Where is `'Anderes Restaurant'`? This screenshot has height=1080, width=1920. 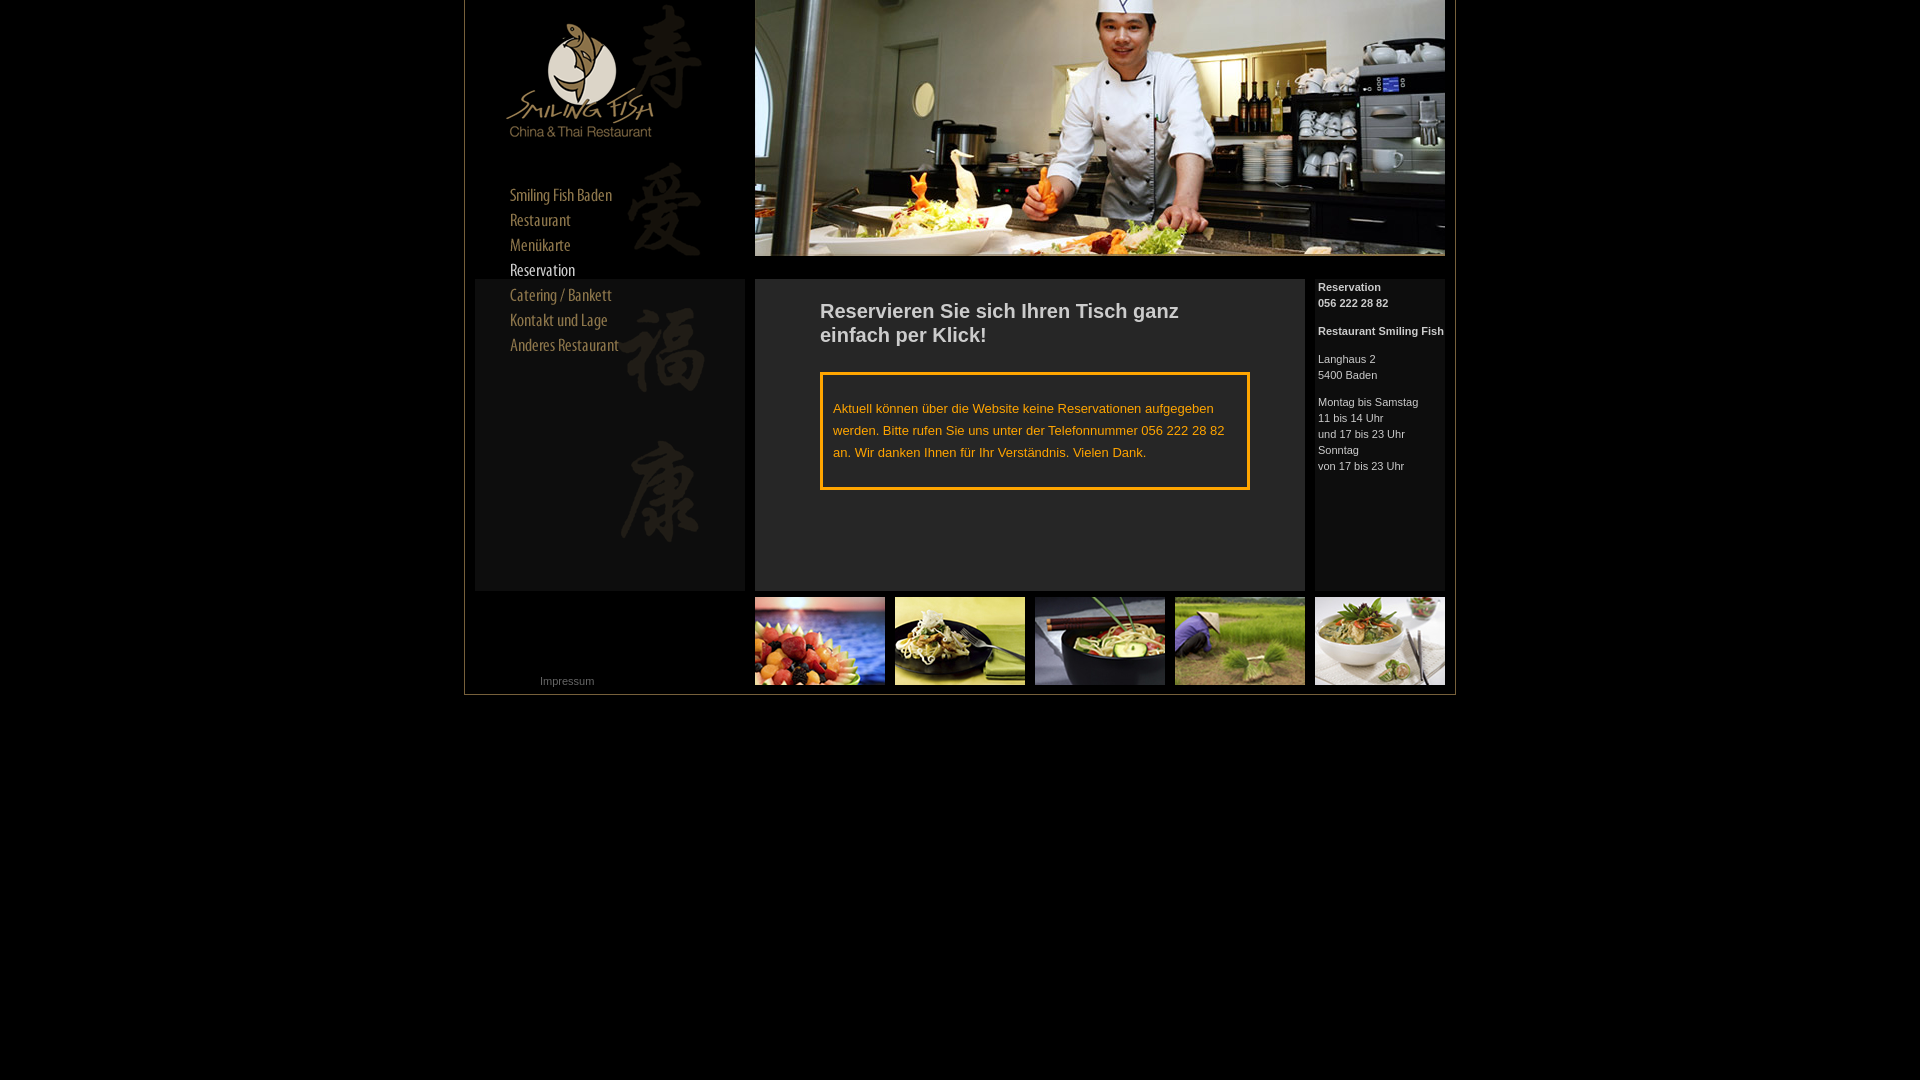
'Anderes Restaurant' is located at coordinates (579, 345).